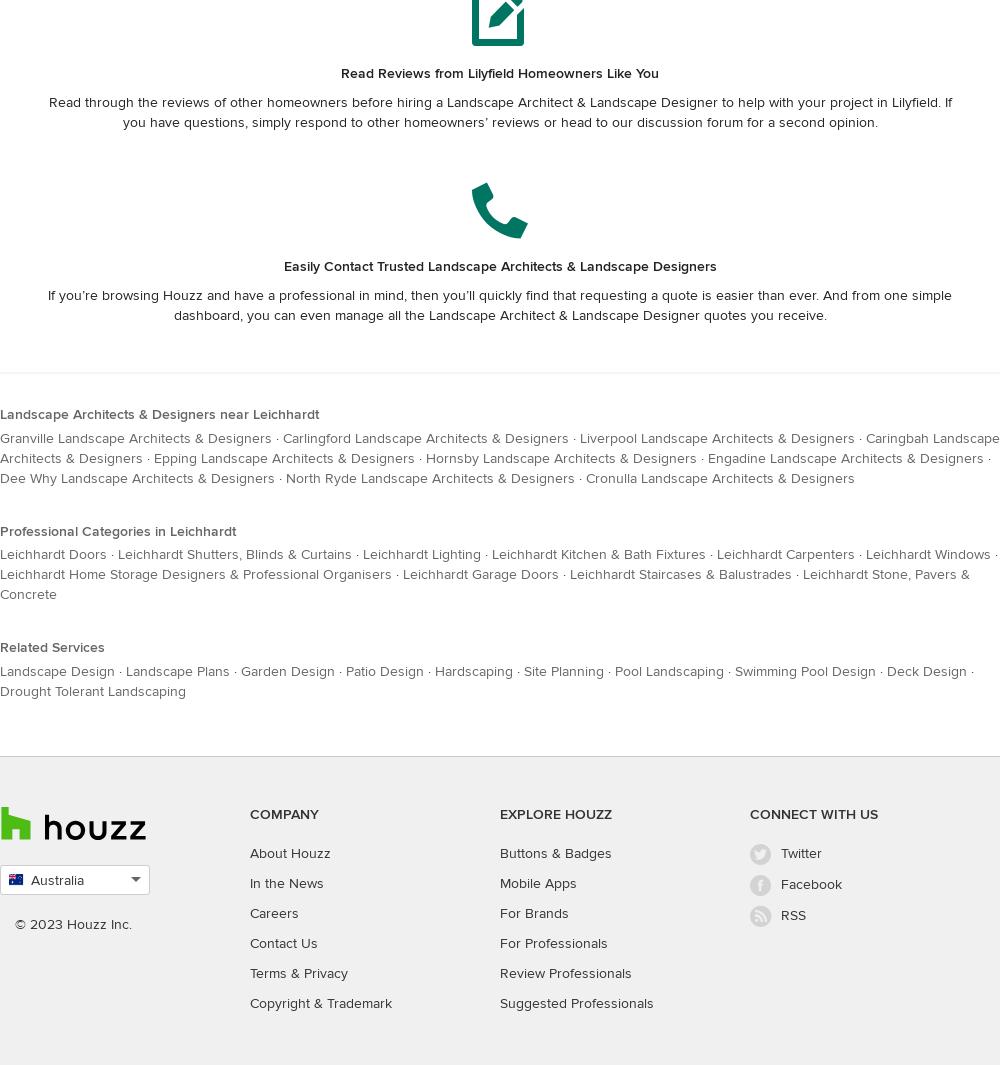 Image resolution: width=1000 pixels, height=1065 pixels. I want to click on 'Leichhardt Doors', so click(0, 554).